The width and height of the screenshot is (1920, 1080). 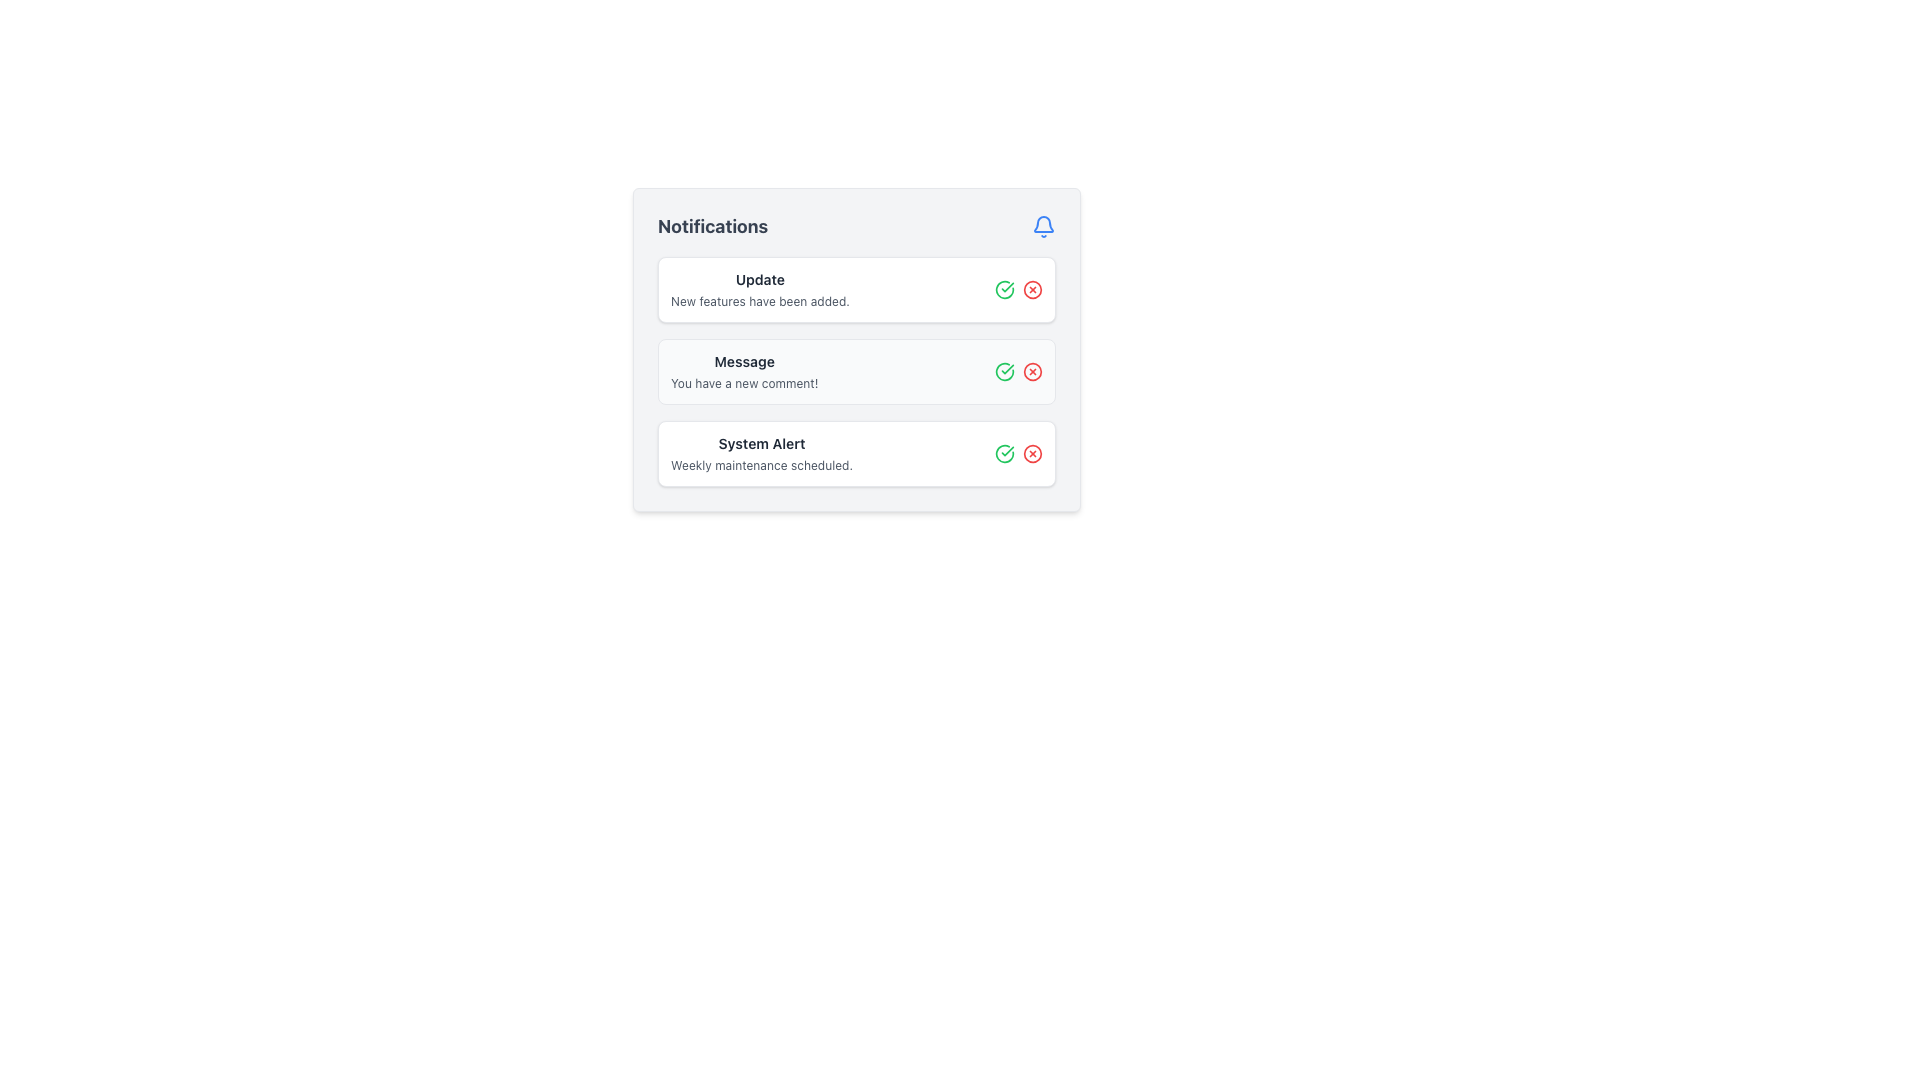 I want to click on the Icon Buttons Group, which consists of a green checkmark and a red cross, so click(x=1018, y=371).